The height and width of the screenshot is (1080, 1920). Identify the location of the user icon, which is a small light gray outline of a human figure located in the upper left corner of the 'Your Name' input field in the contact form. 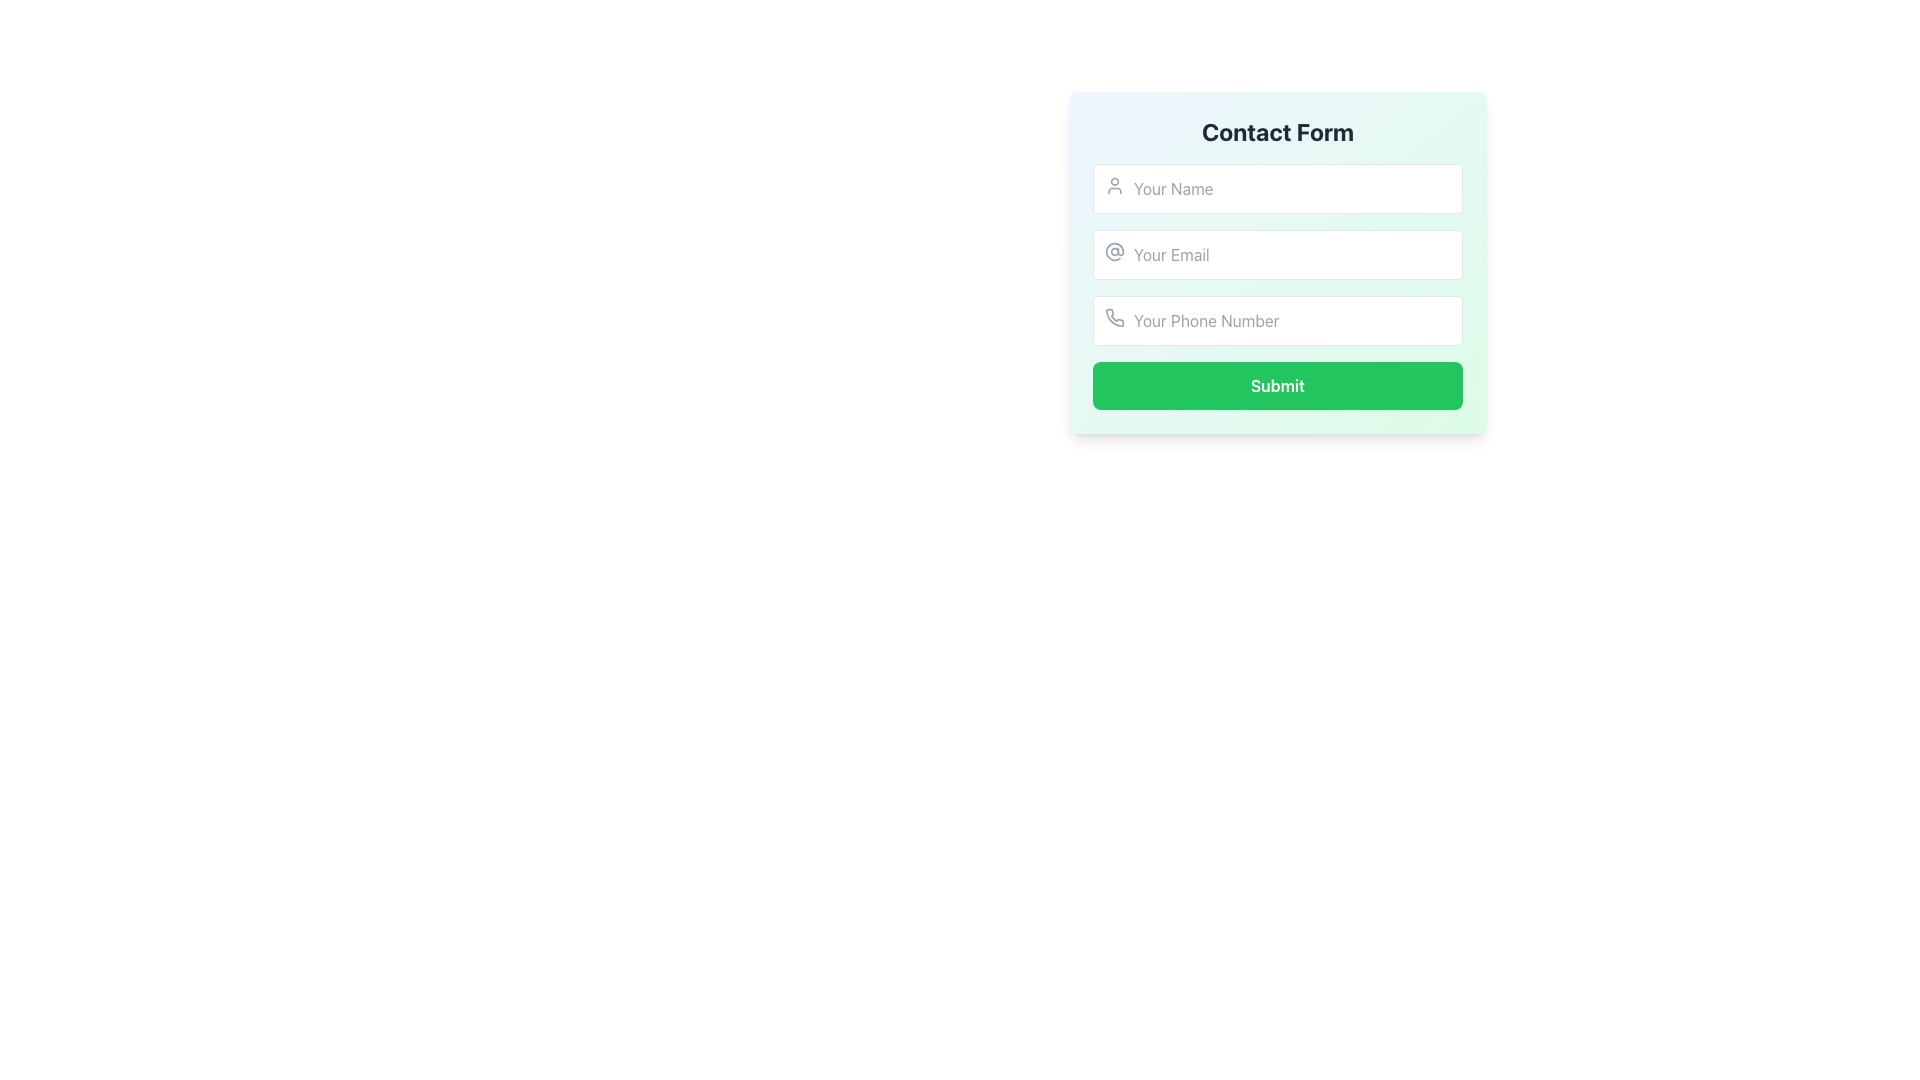
(1113, 185).